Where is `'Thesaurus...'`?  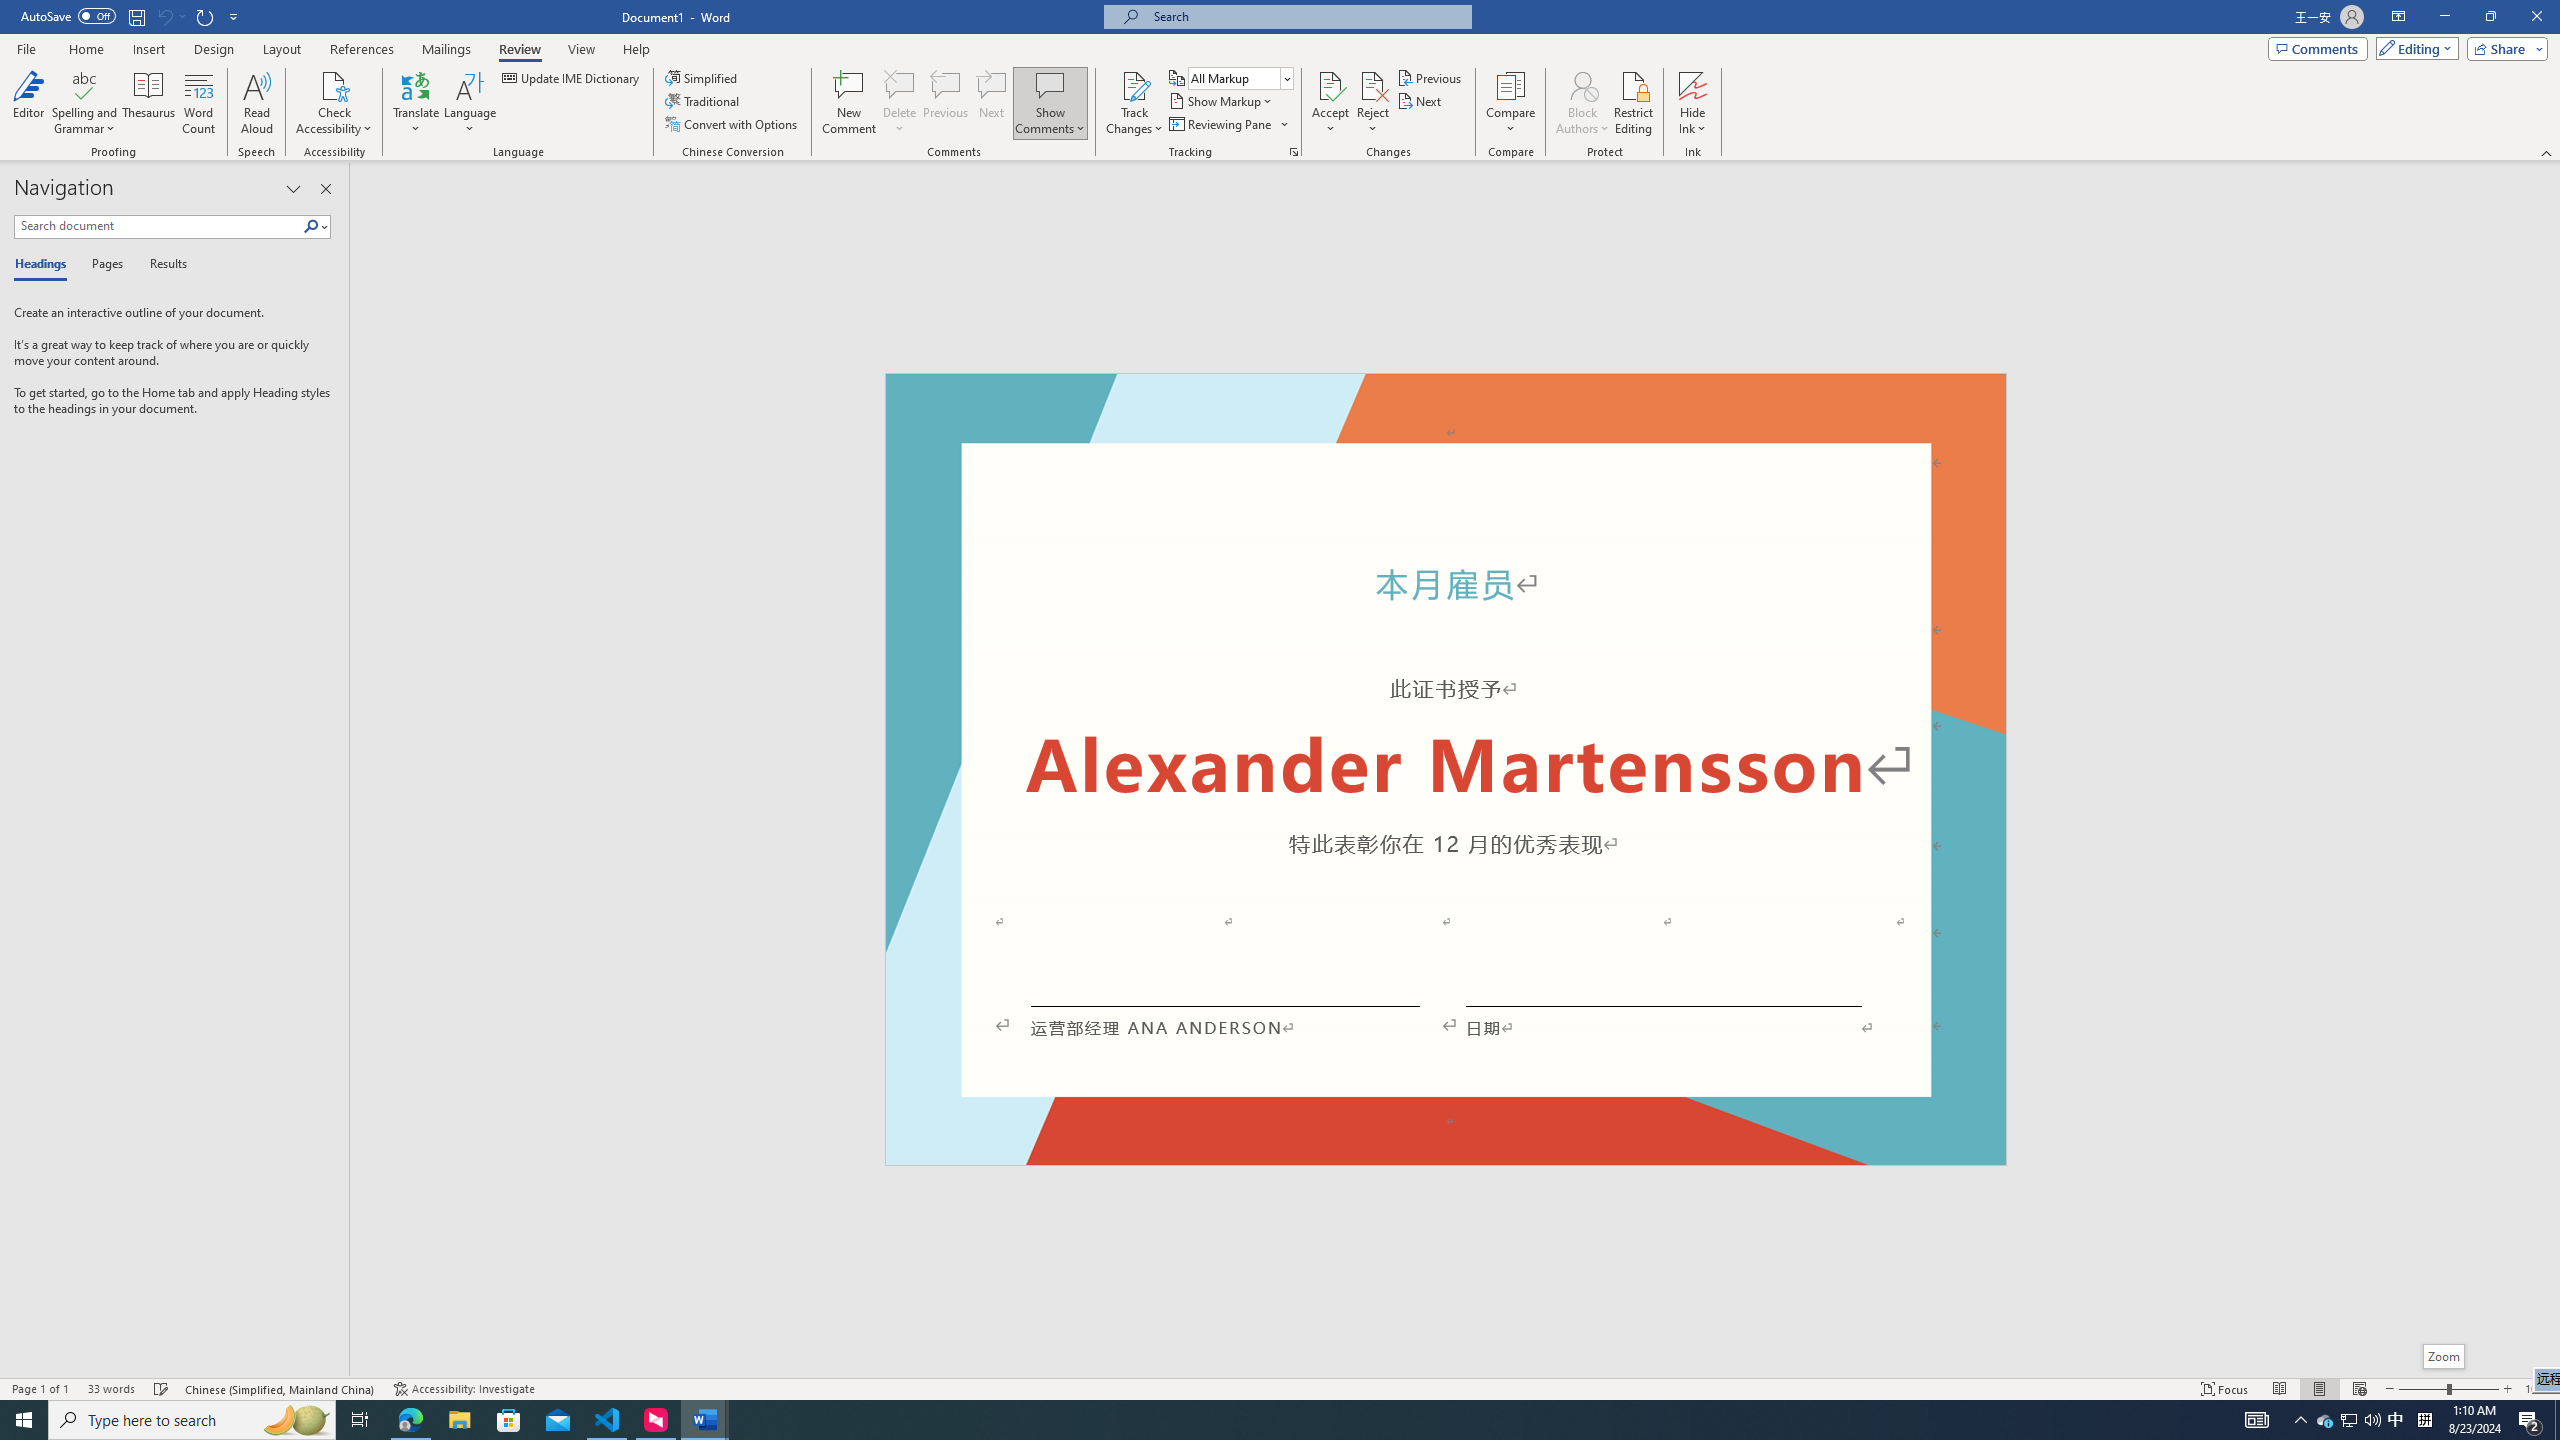 'Thesaurus...' is located at coordinates (148, 103).